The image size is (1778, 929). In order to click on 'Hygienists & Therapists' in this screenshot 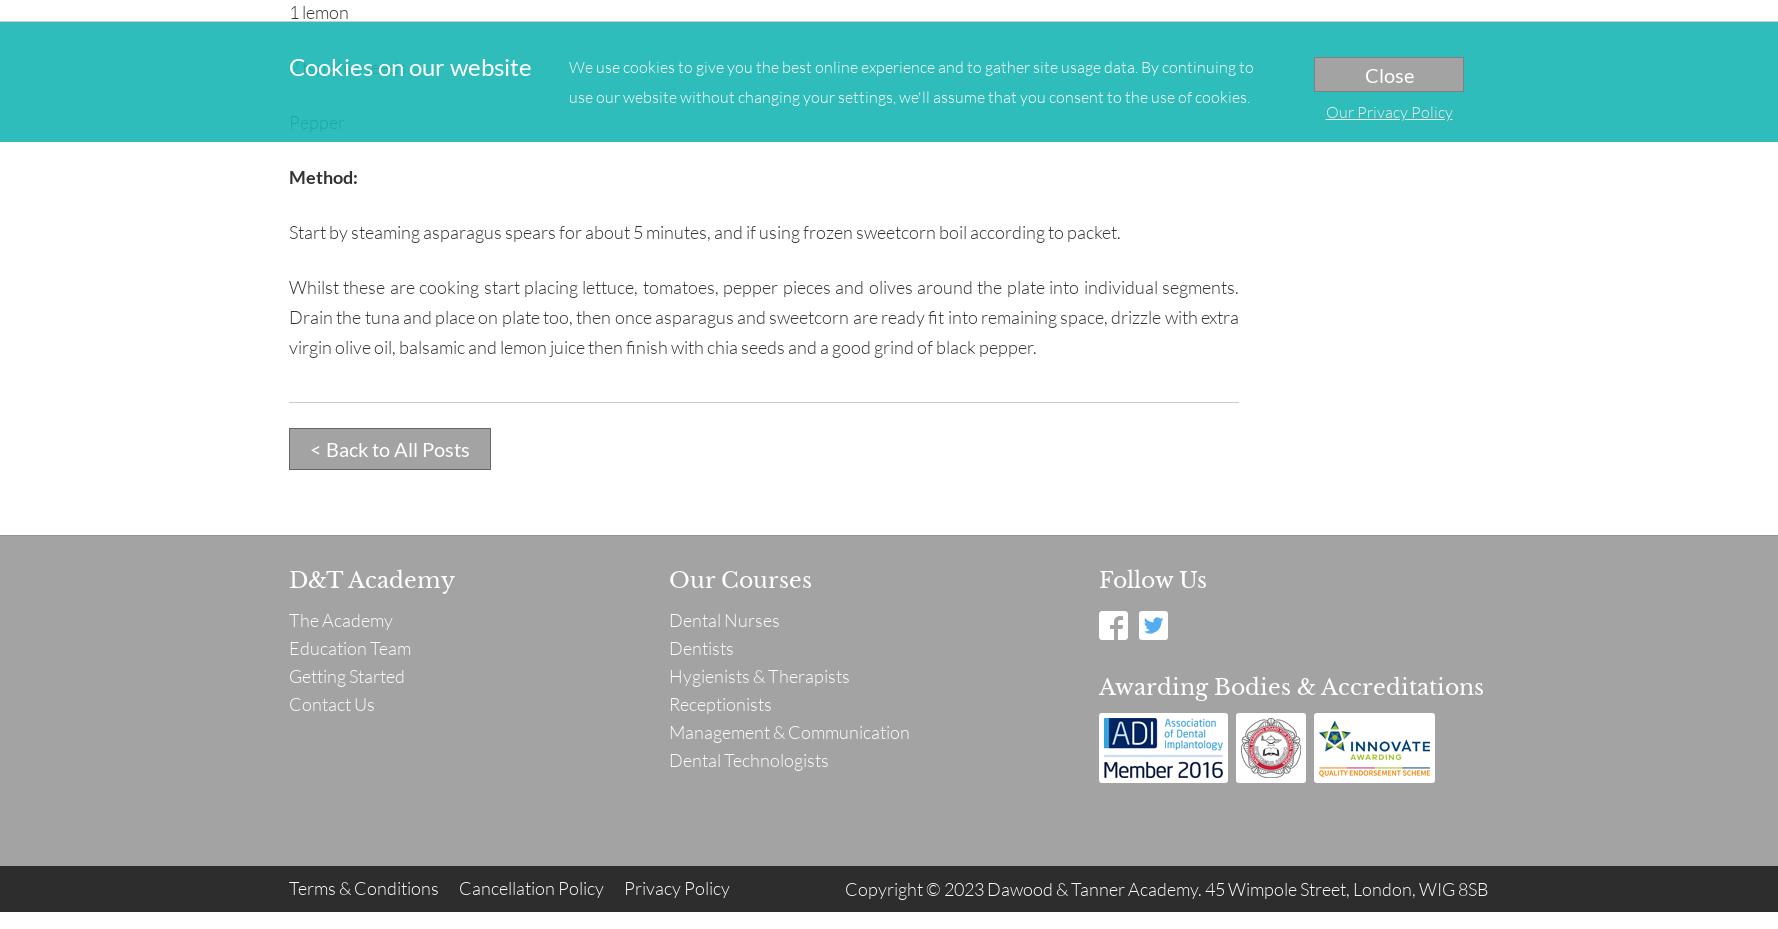, I will do `click(669, 676)`.